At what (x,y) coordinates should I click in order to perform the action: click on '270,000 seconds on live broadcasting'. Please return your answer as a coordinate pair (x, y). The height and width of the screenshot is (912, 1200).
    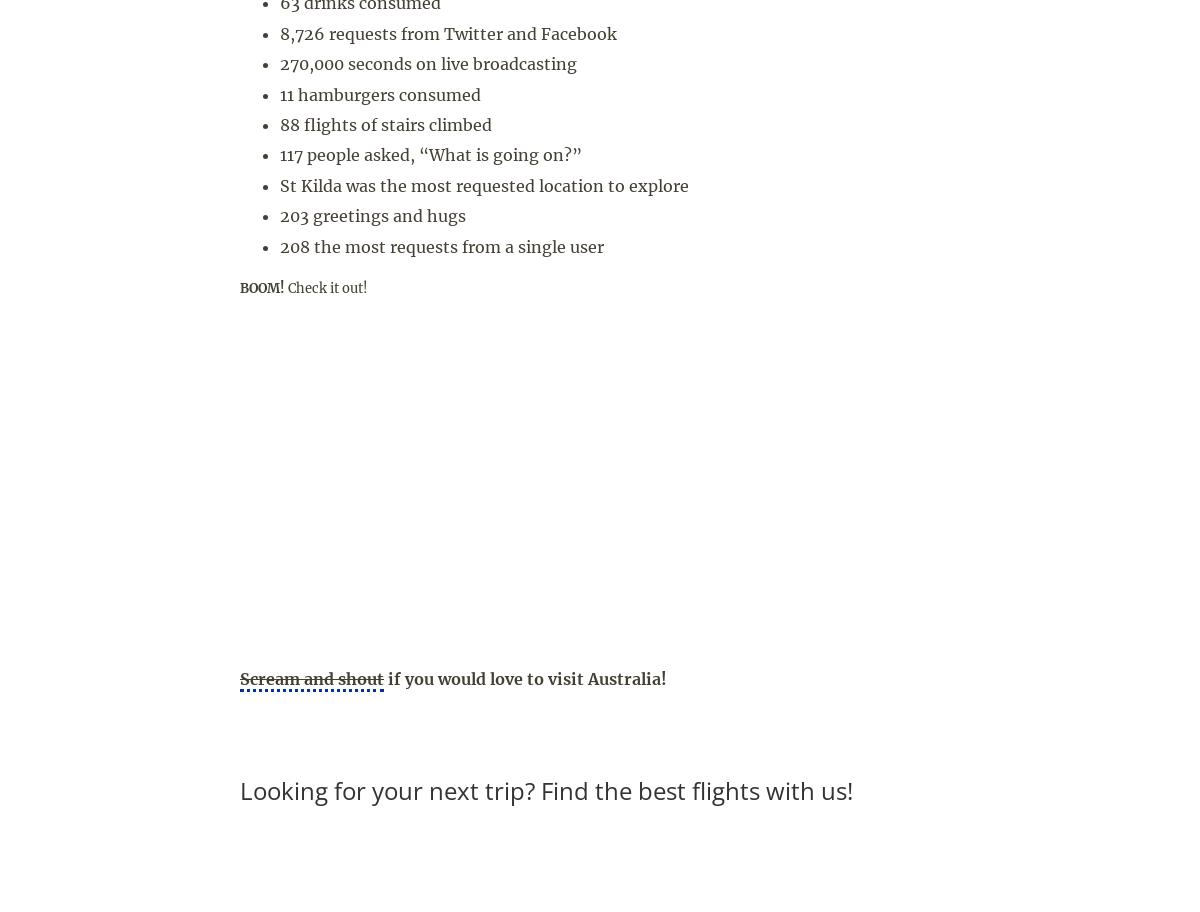
    Looking at the image, I should click on (428, 63).